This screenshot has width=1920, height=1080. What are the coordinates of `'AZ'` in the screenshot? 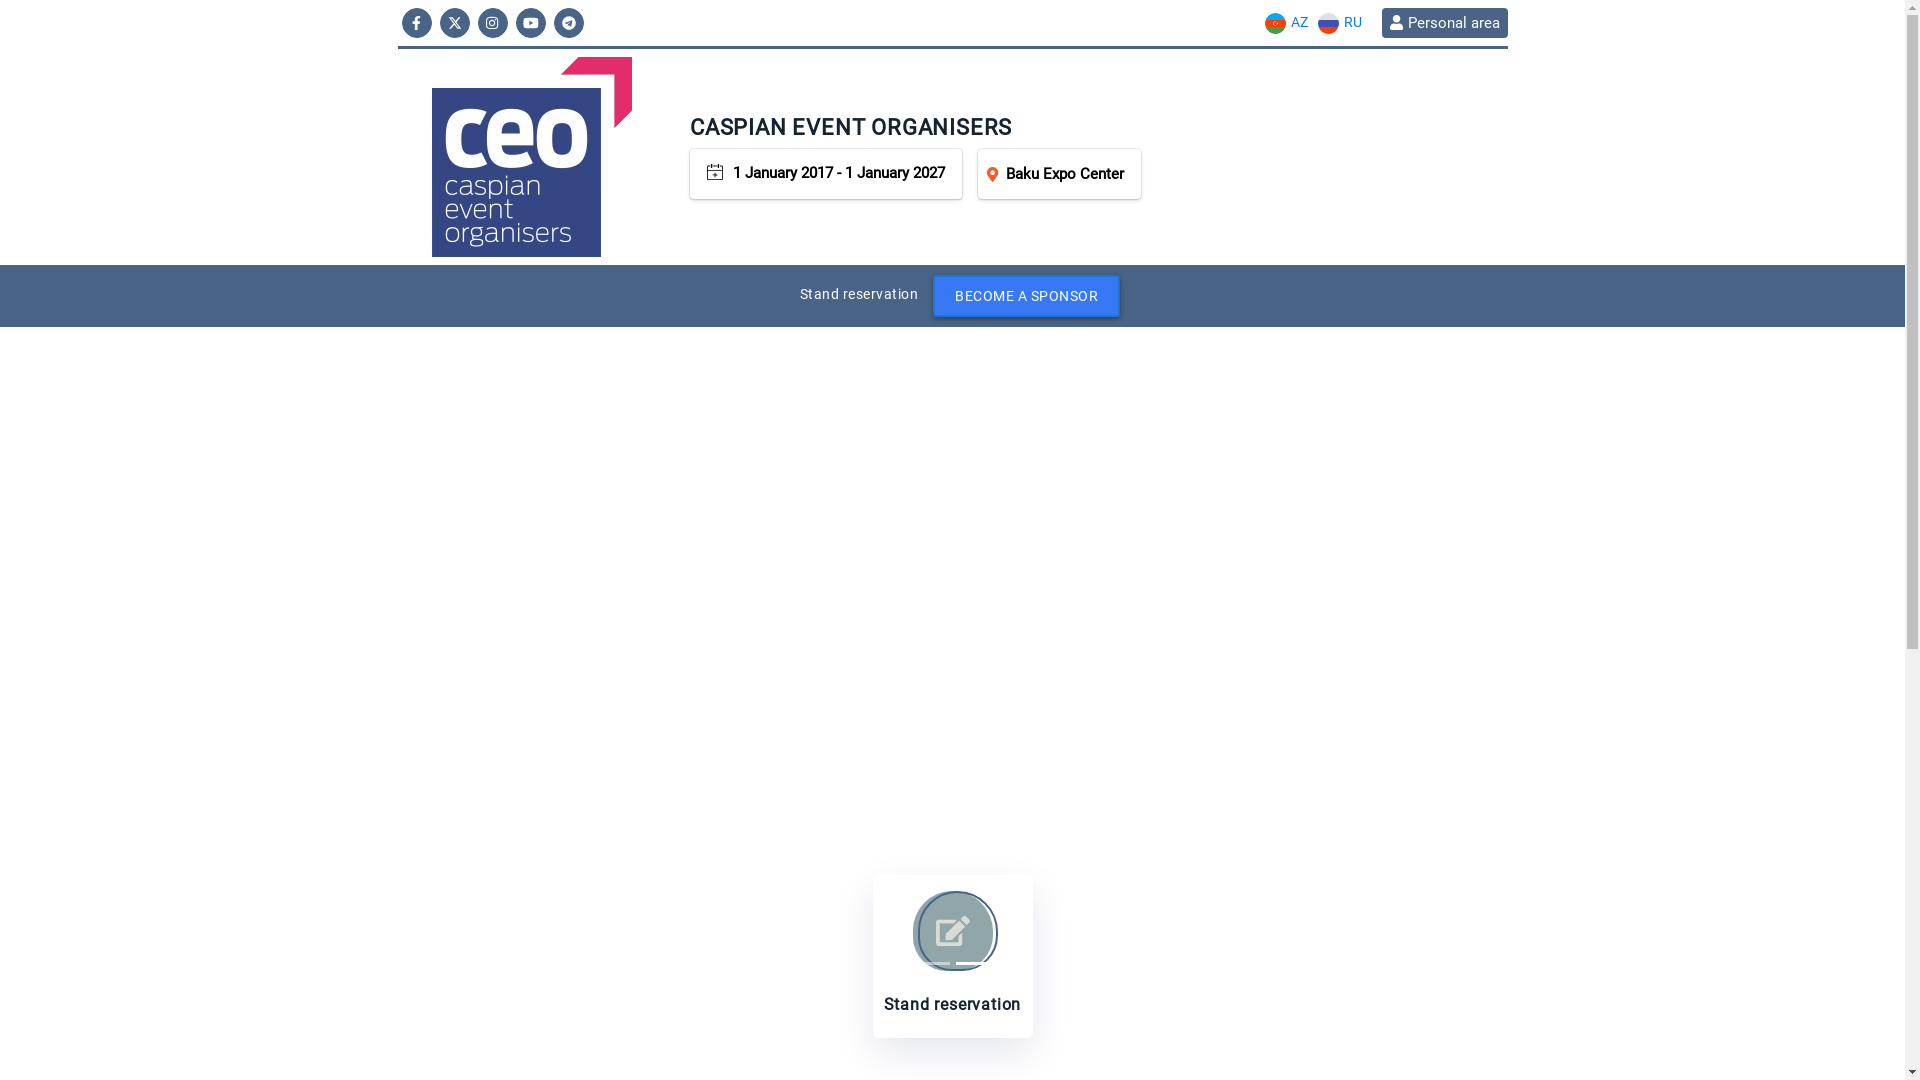 It's located at (1257, 22).